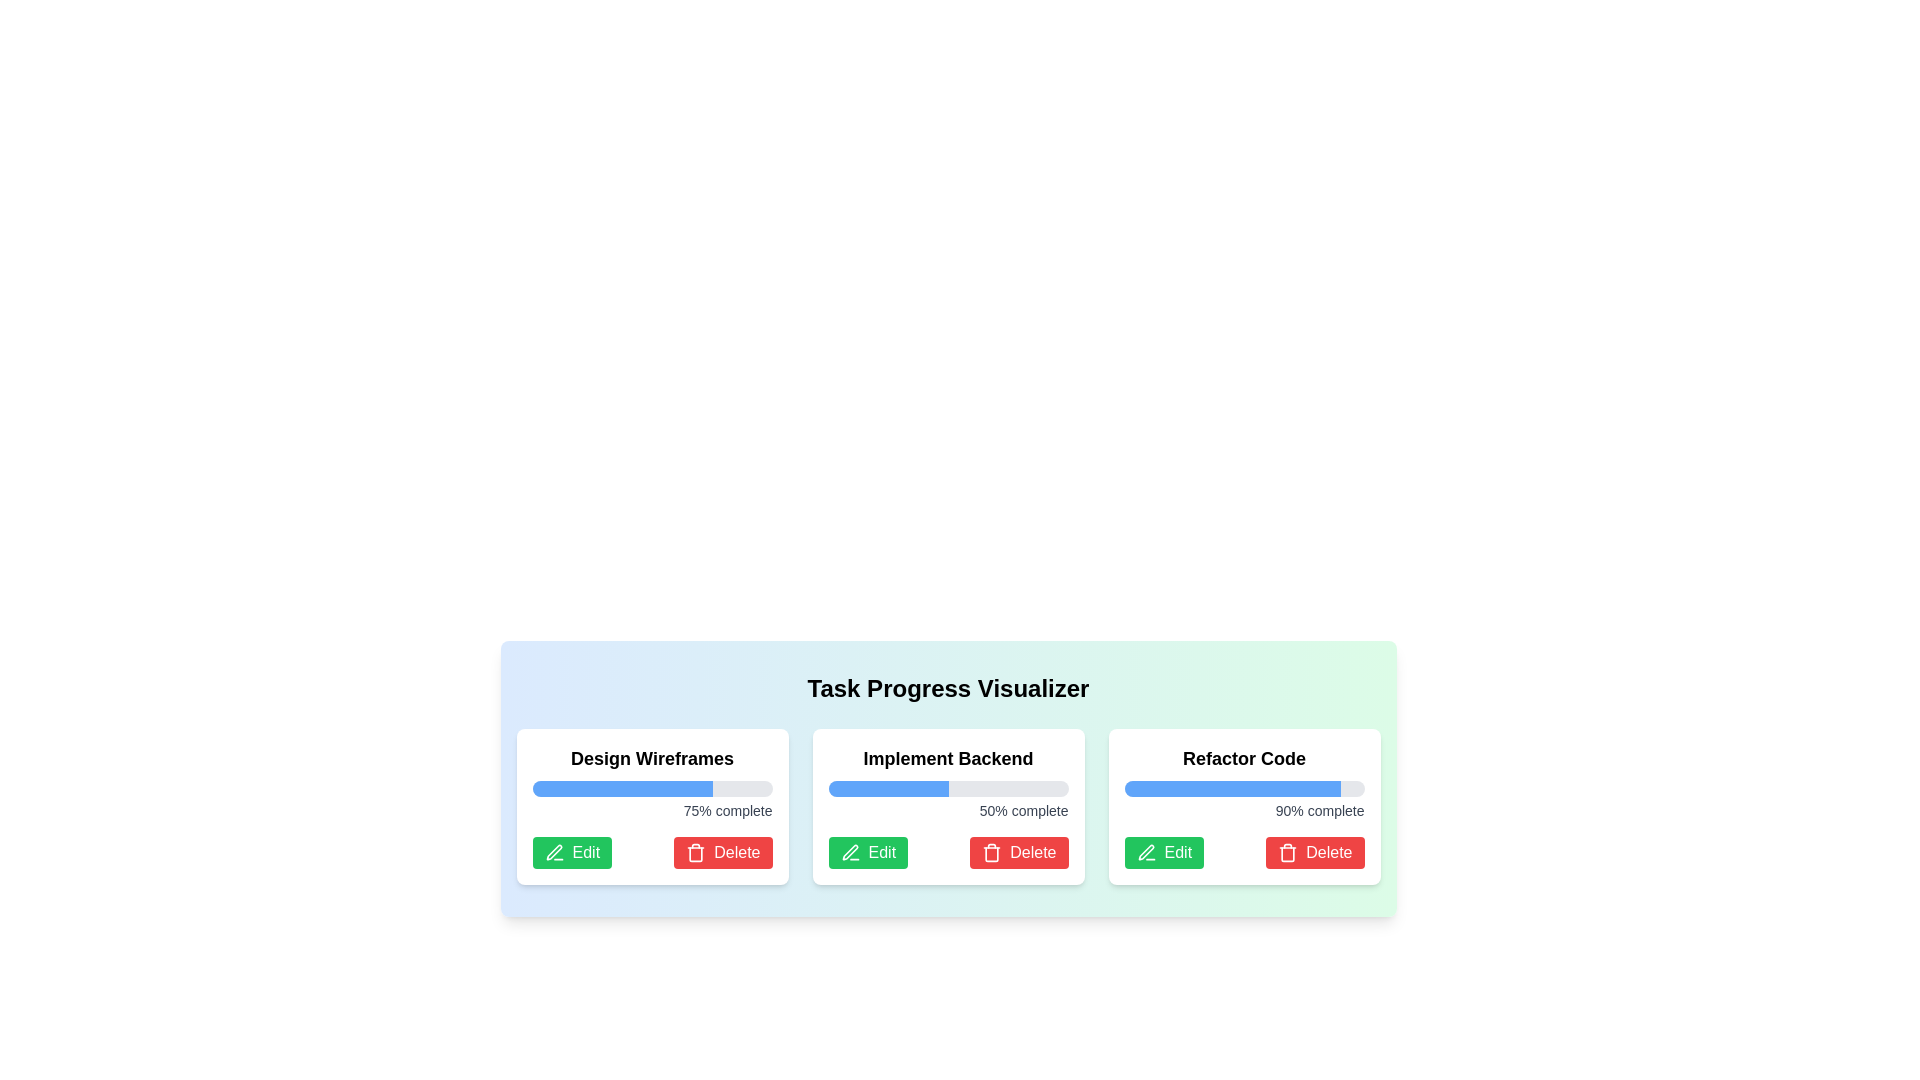 This screenshot has height=1080, width=1920. Describe the element at coordinates (1242, 788) in the screenshot. I see `the progress` at that location.